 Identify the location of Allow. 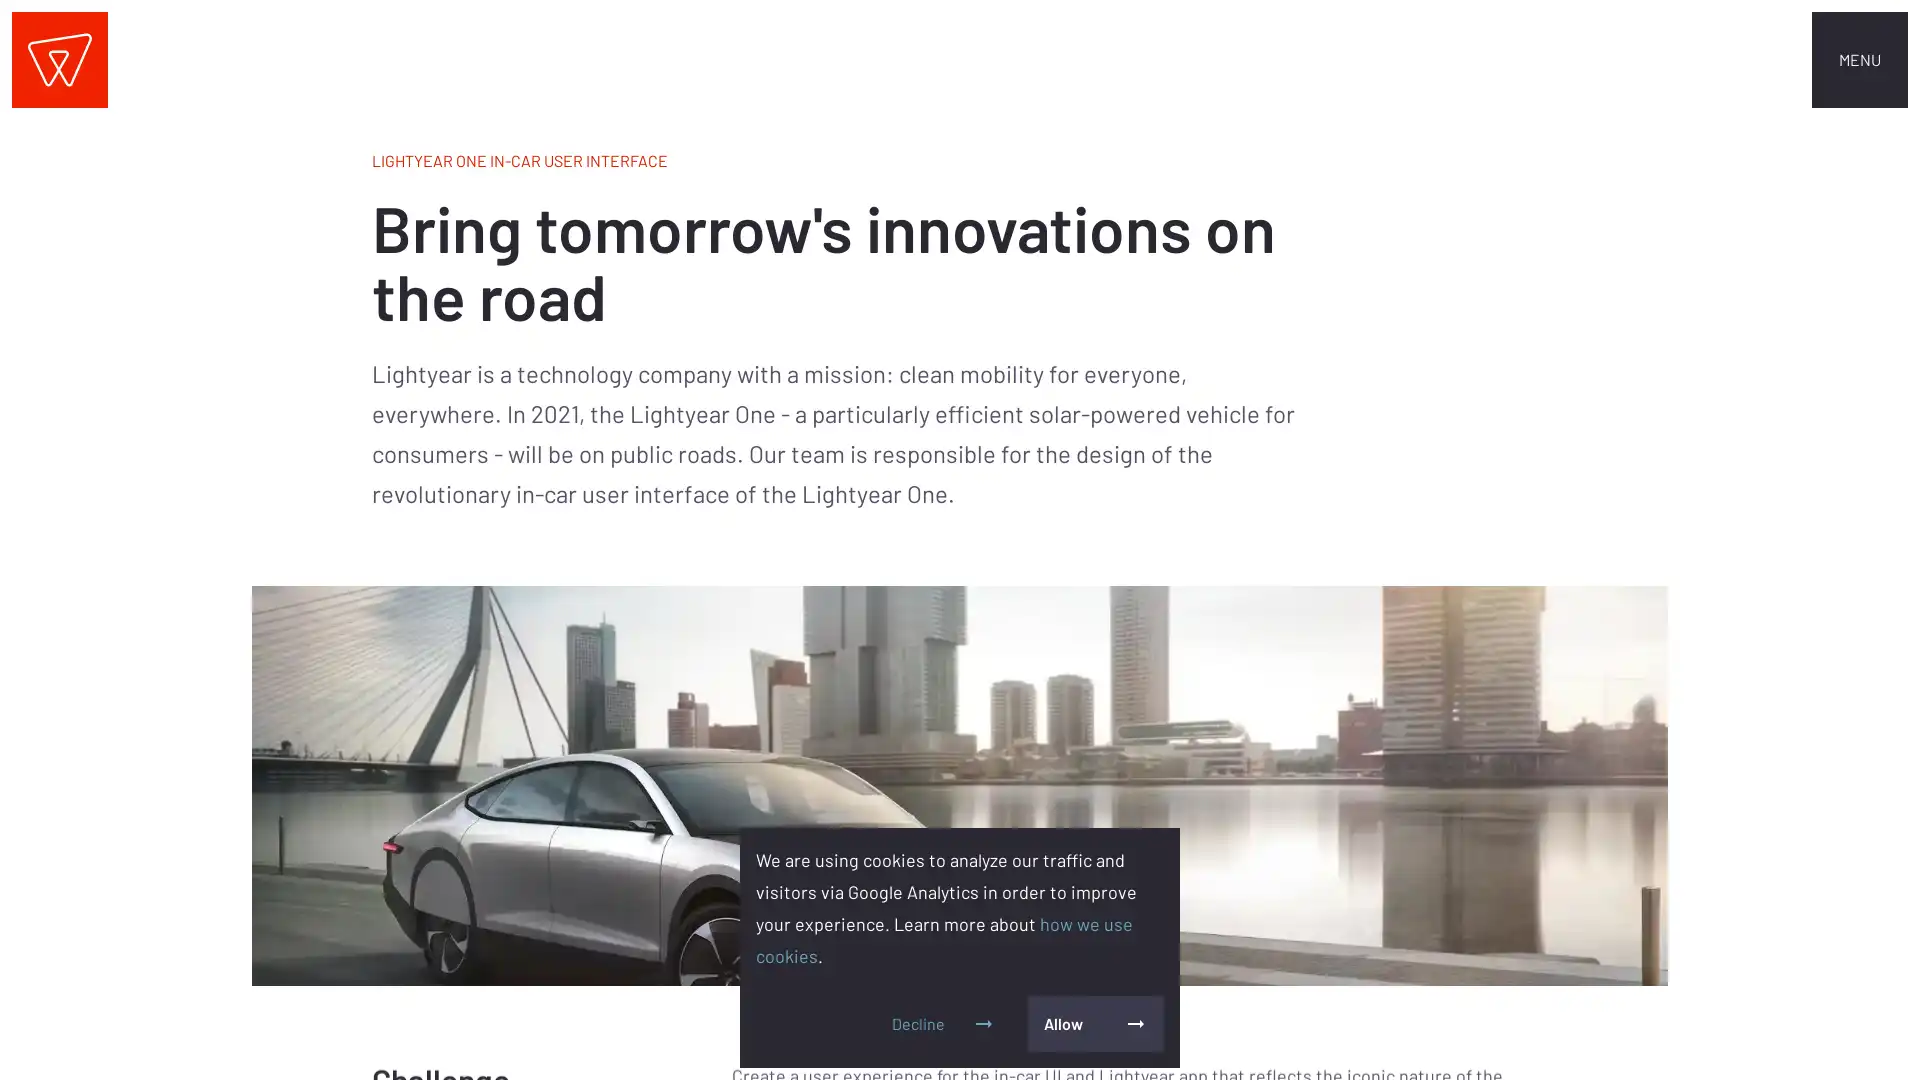
(1094, 1023).